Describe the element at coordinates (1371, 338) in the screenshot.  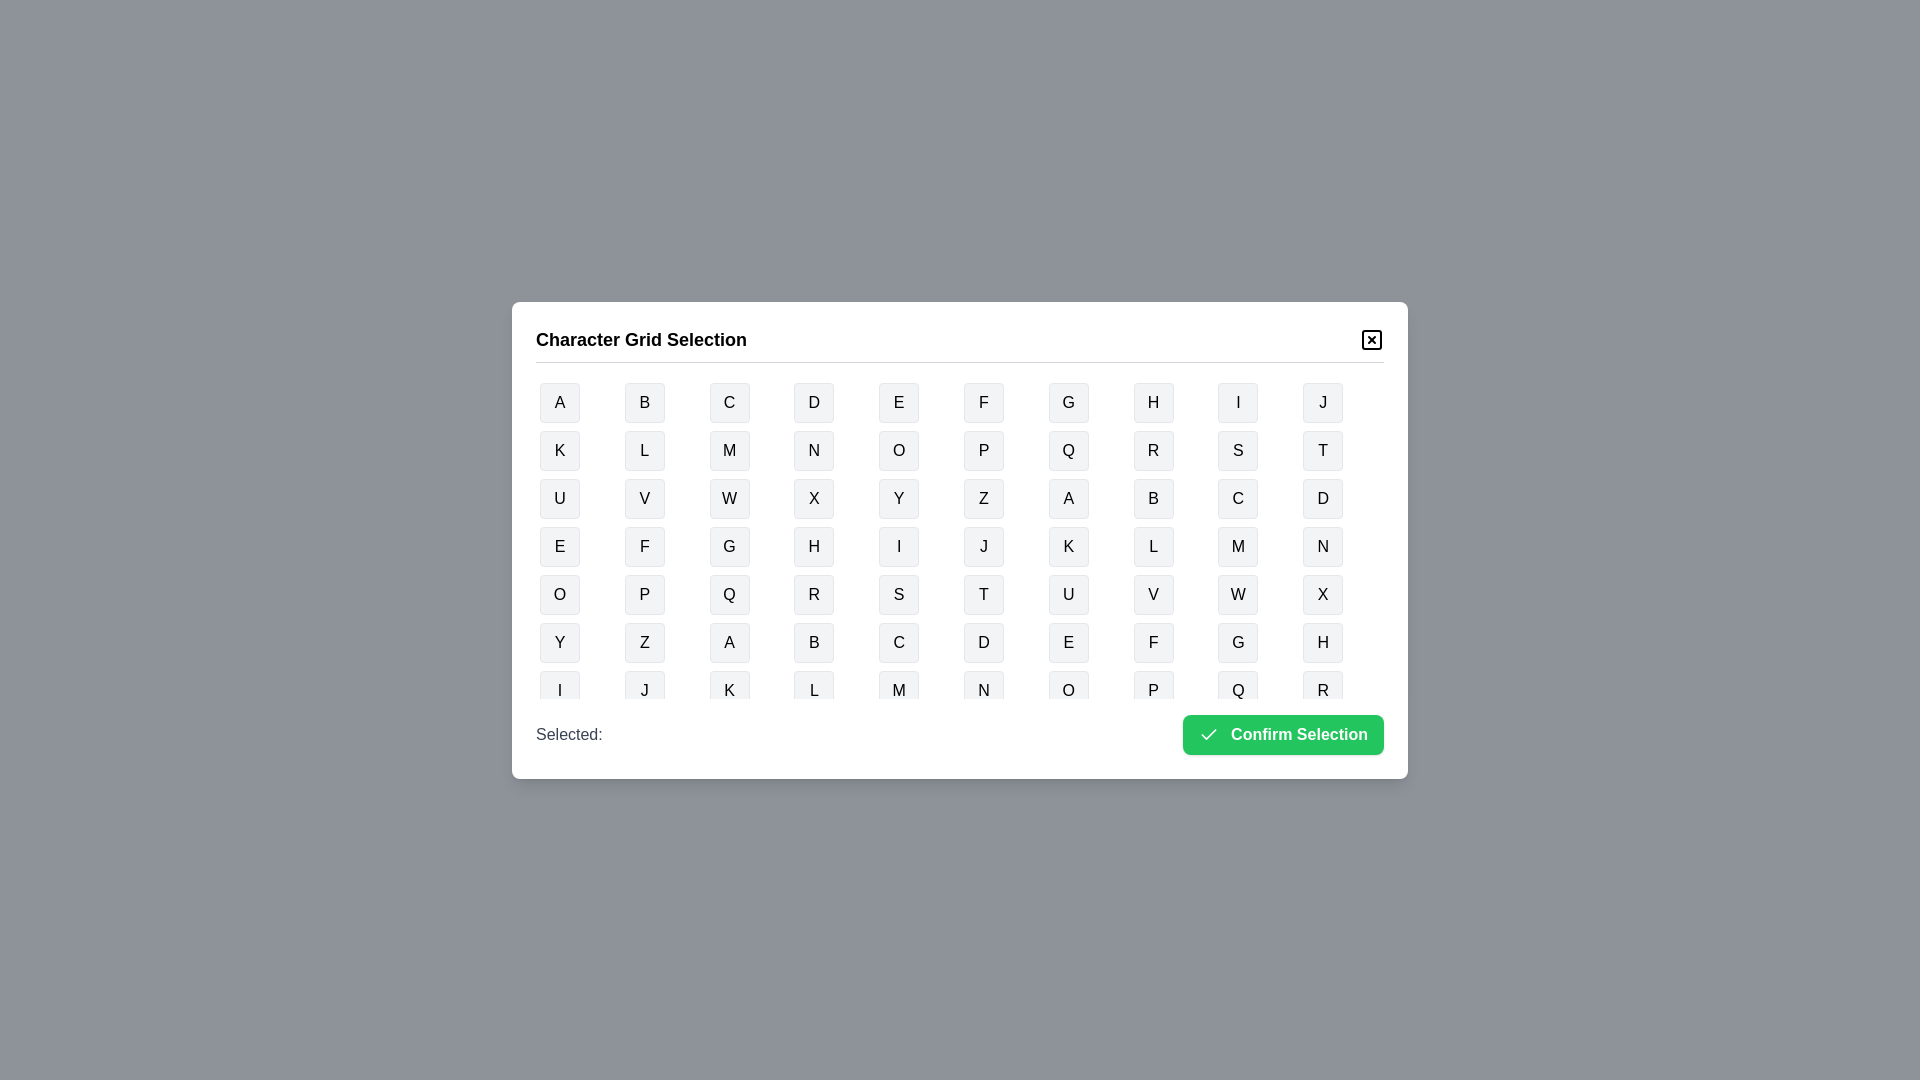
I see `close button to dismiss the dialog` at that location.